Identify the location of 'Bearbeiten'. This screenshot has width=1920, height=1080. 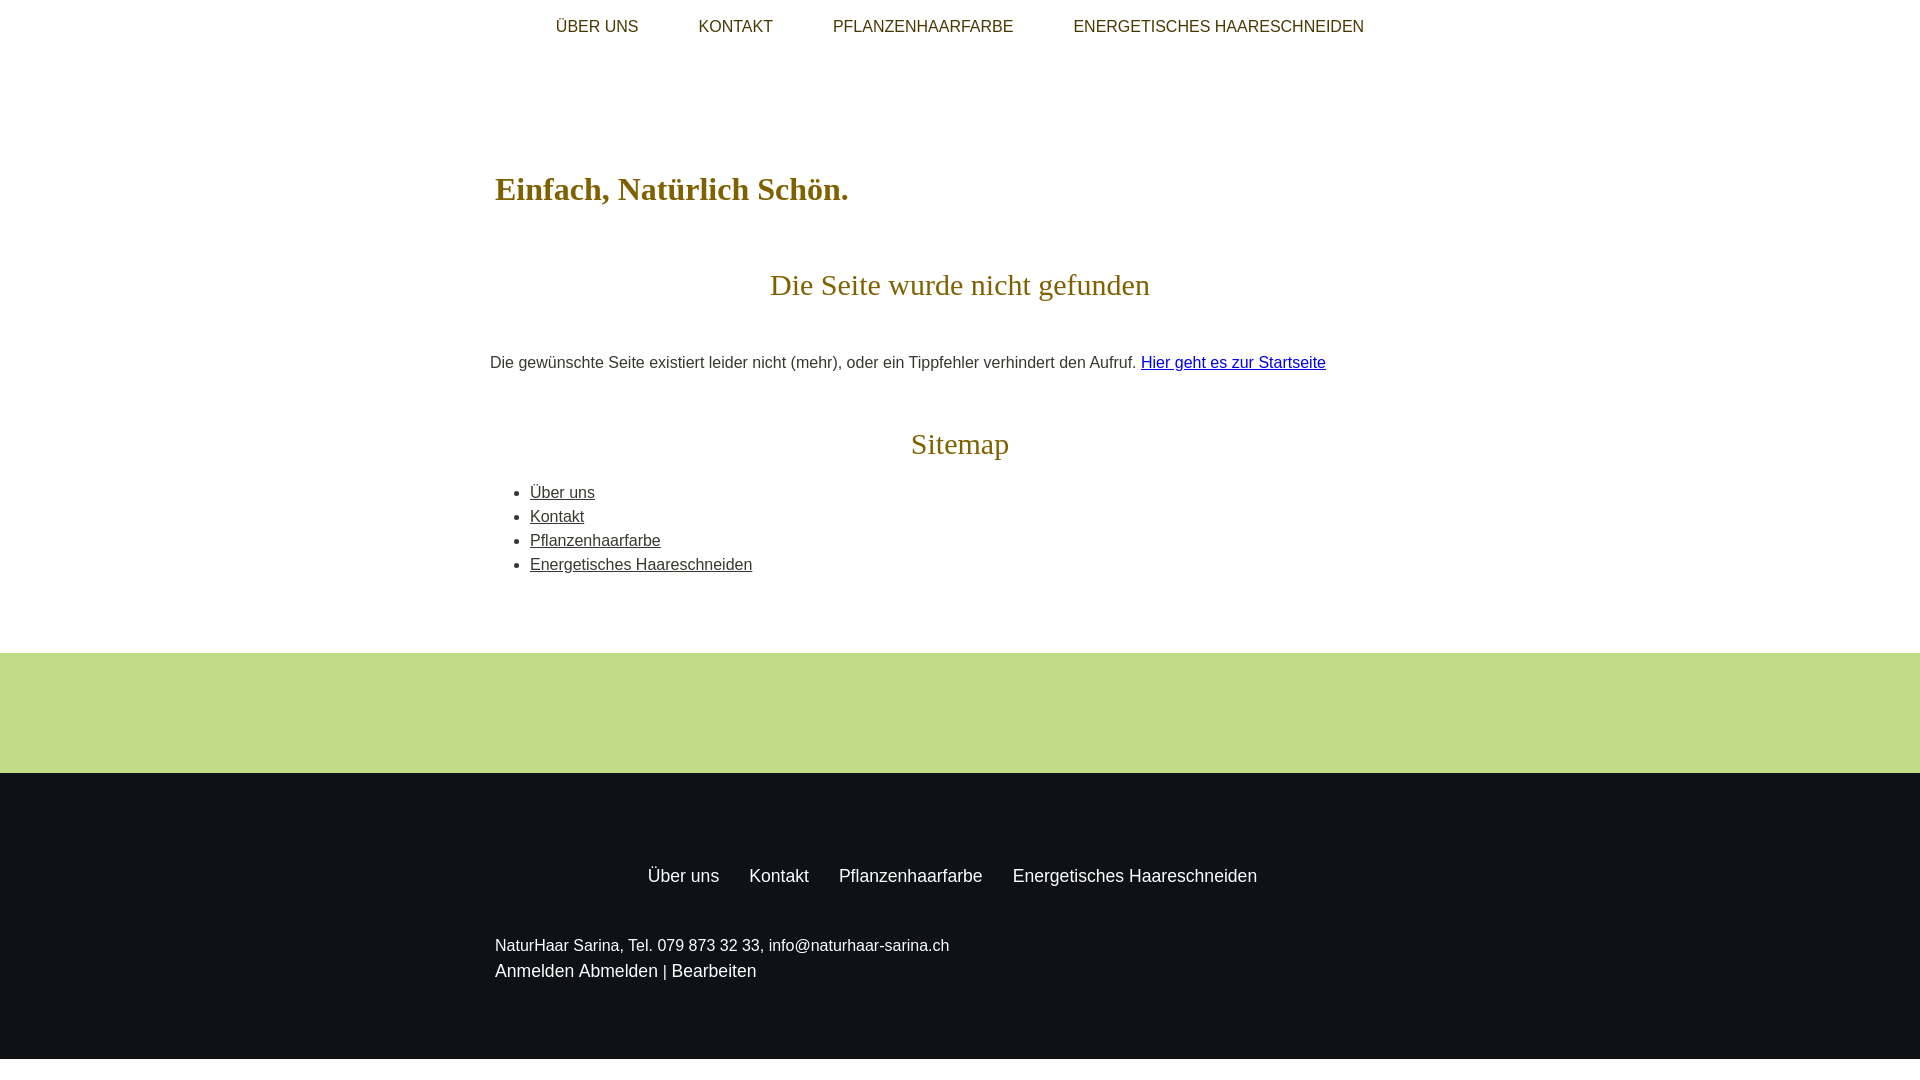
(713, 970).